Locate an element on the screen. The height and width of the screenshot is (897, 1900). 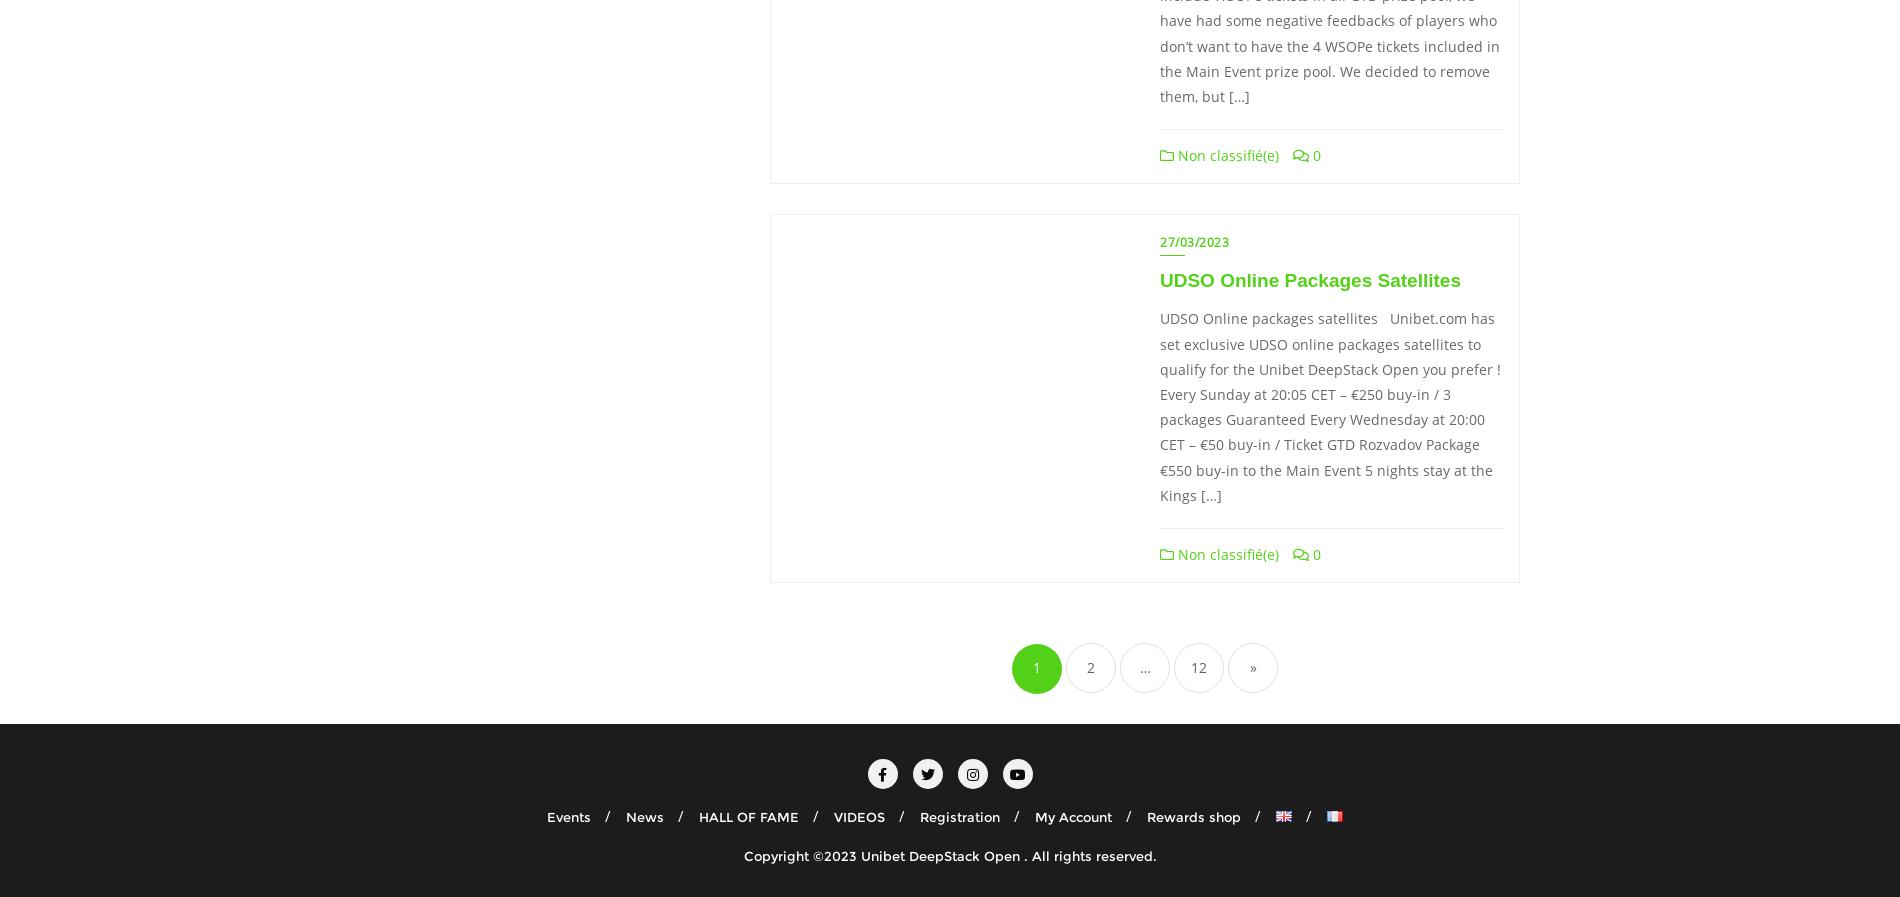
'27/03/2023' is located at coordinates (1193, 241).